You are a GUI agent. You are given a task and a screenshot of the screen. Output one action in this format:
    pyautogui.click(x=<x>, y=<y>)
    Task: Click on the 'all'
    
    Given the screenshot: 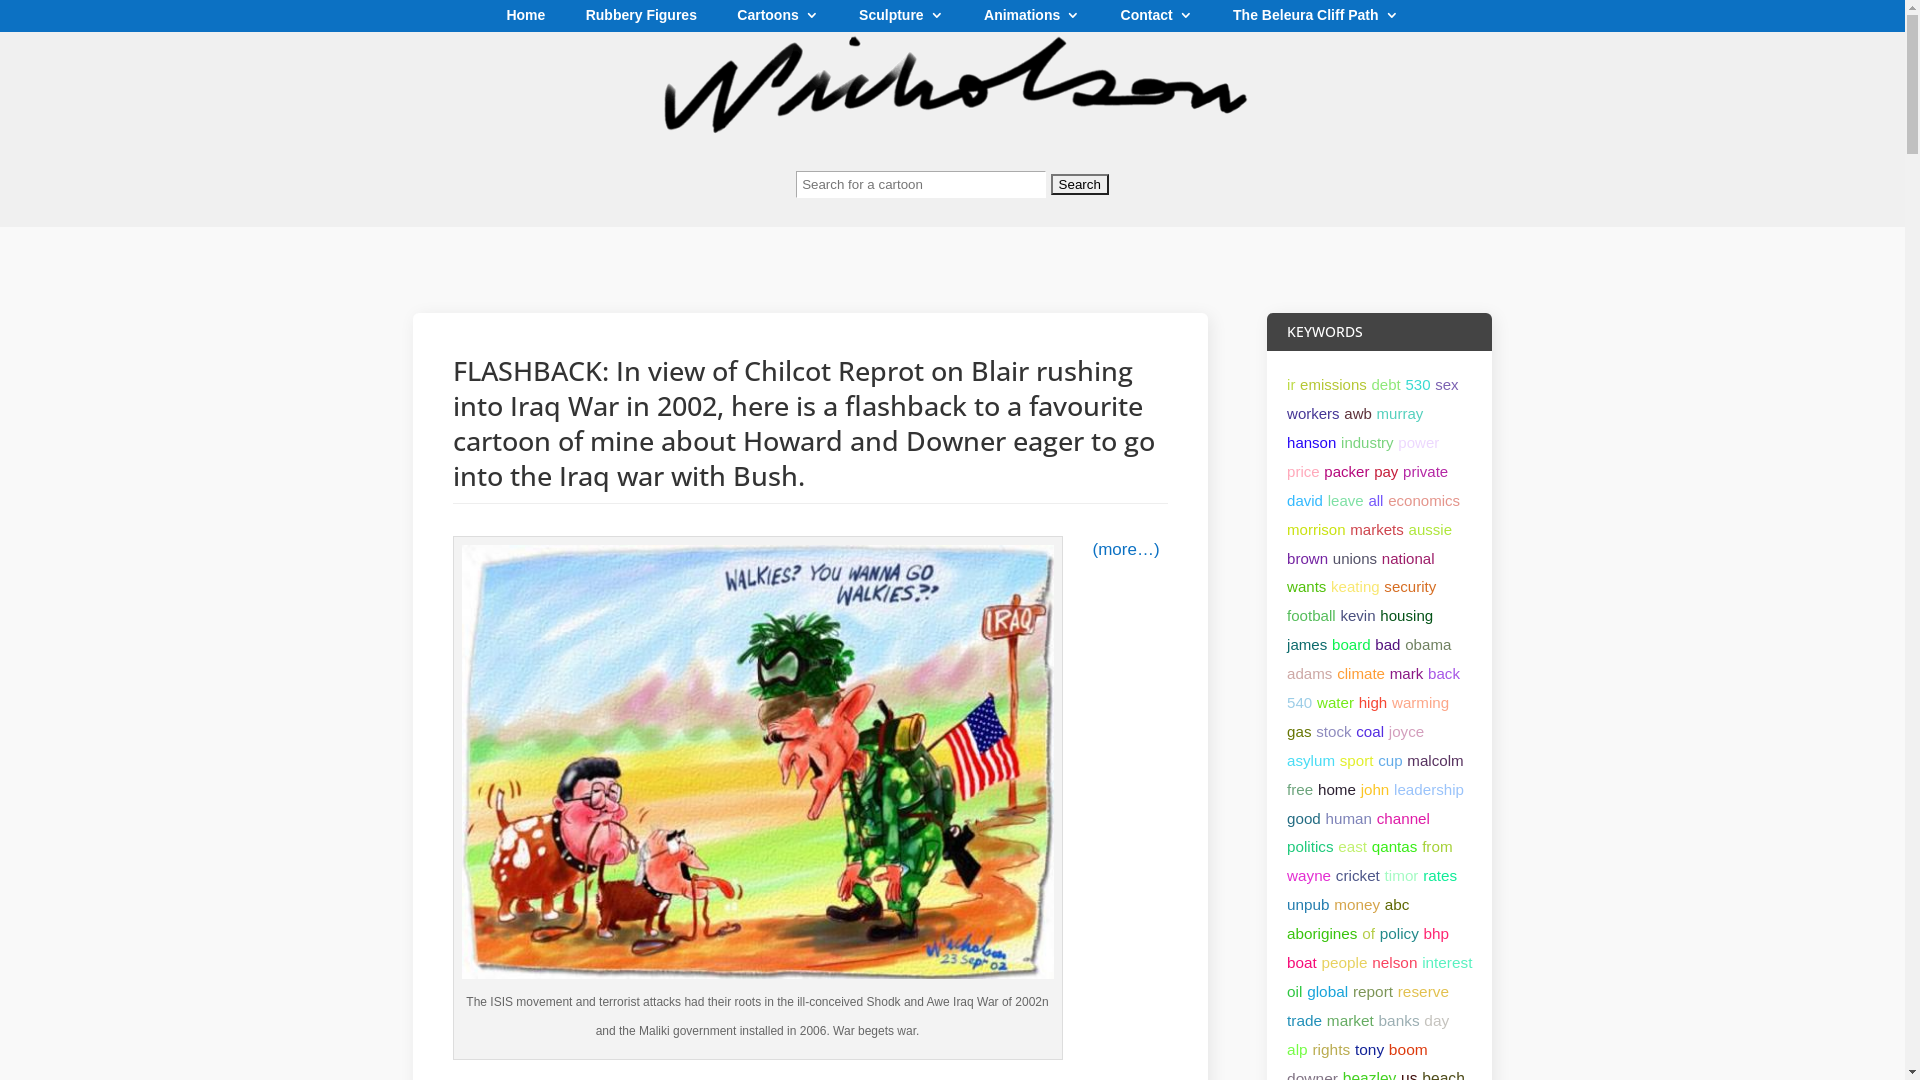 What is the action you would take?
    pyautogui.click(x=1367, y=499)
    